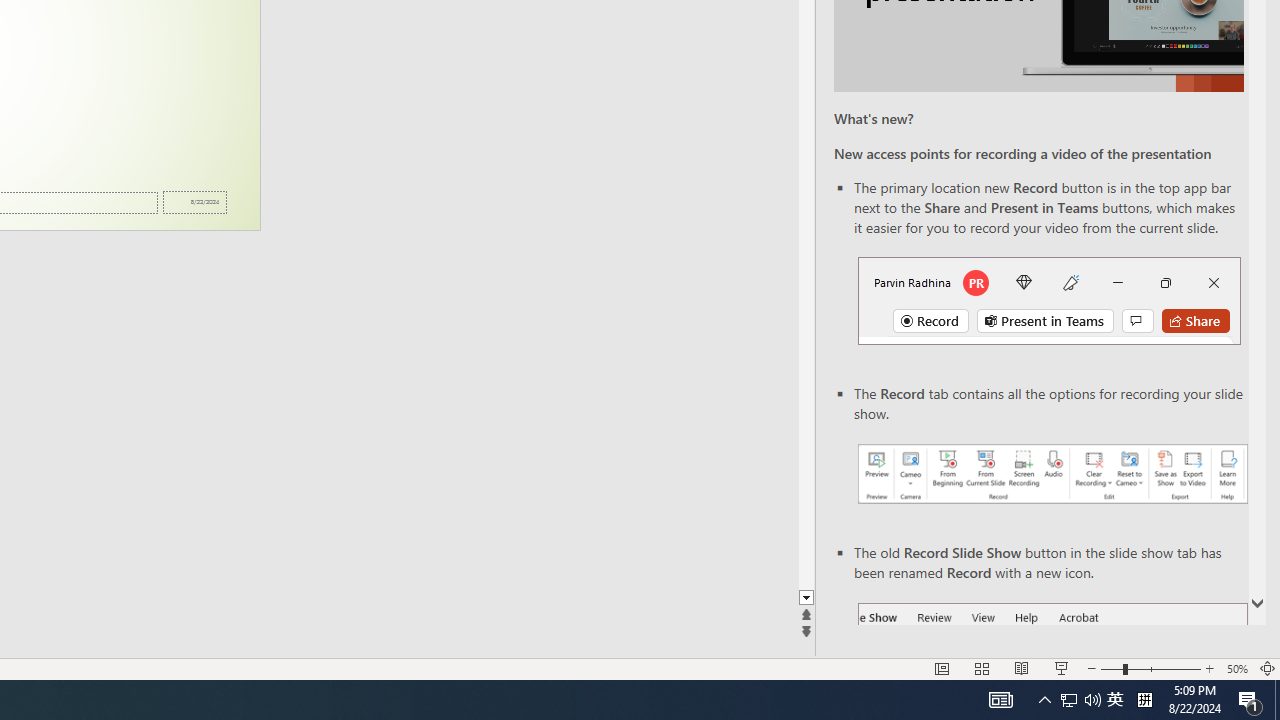 This screenshot has height=720, width=1280. Describe the element at coordinates (1048, 300) in the screenshot. I see `'Record button in top bar'` at that location.